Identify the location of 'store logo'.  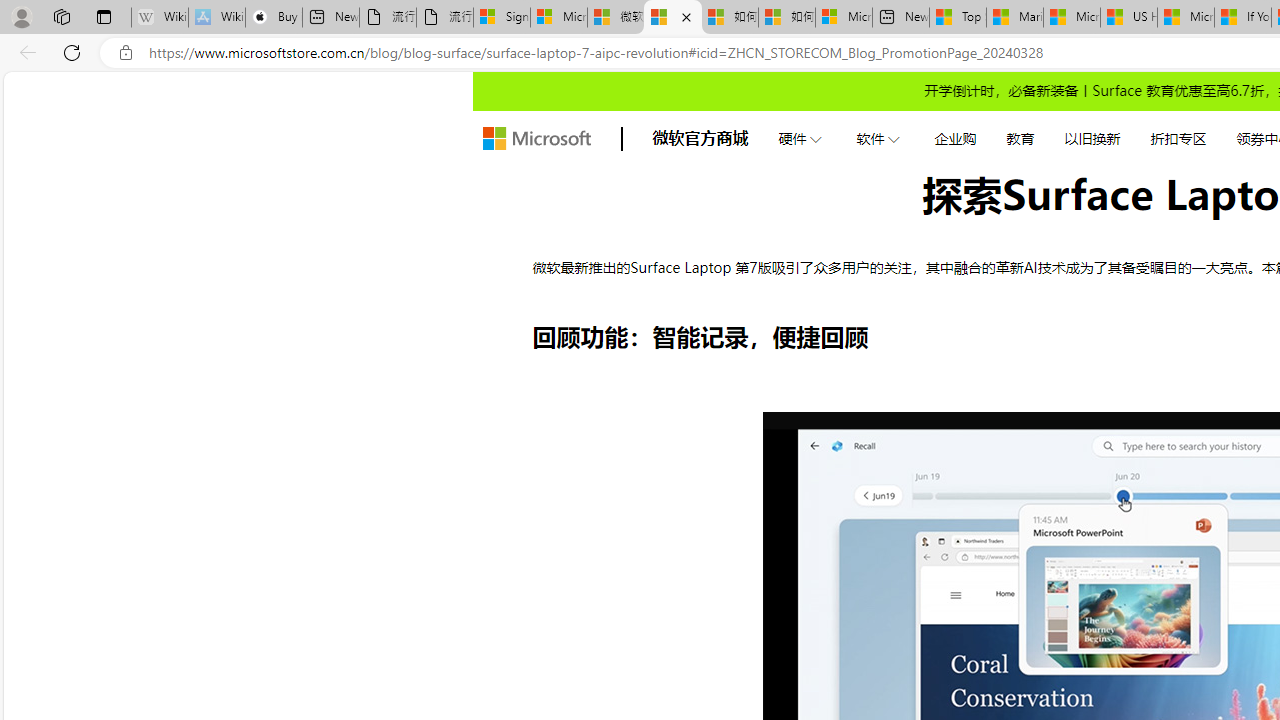
(536, 137).